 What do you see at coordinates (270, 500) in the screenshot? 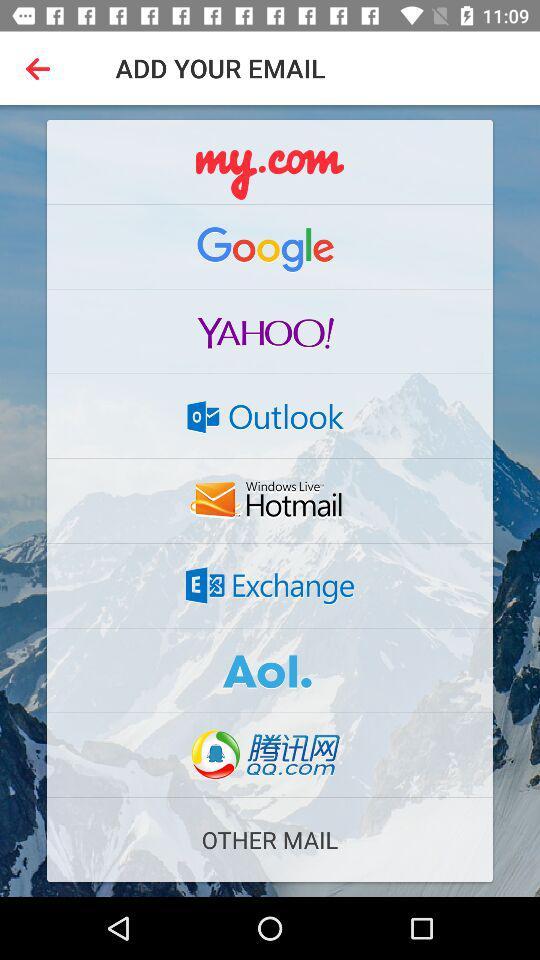
I see `the button which is above the exchange` at bounding box center [270, 500].